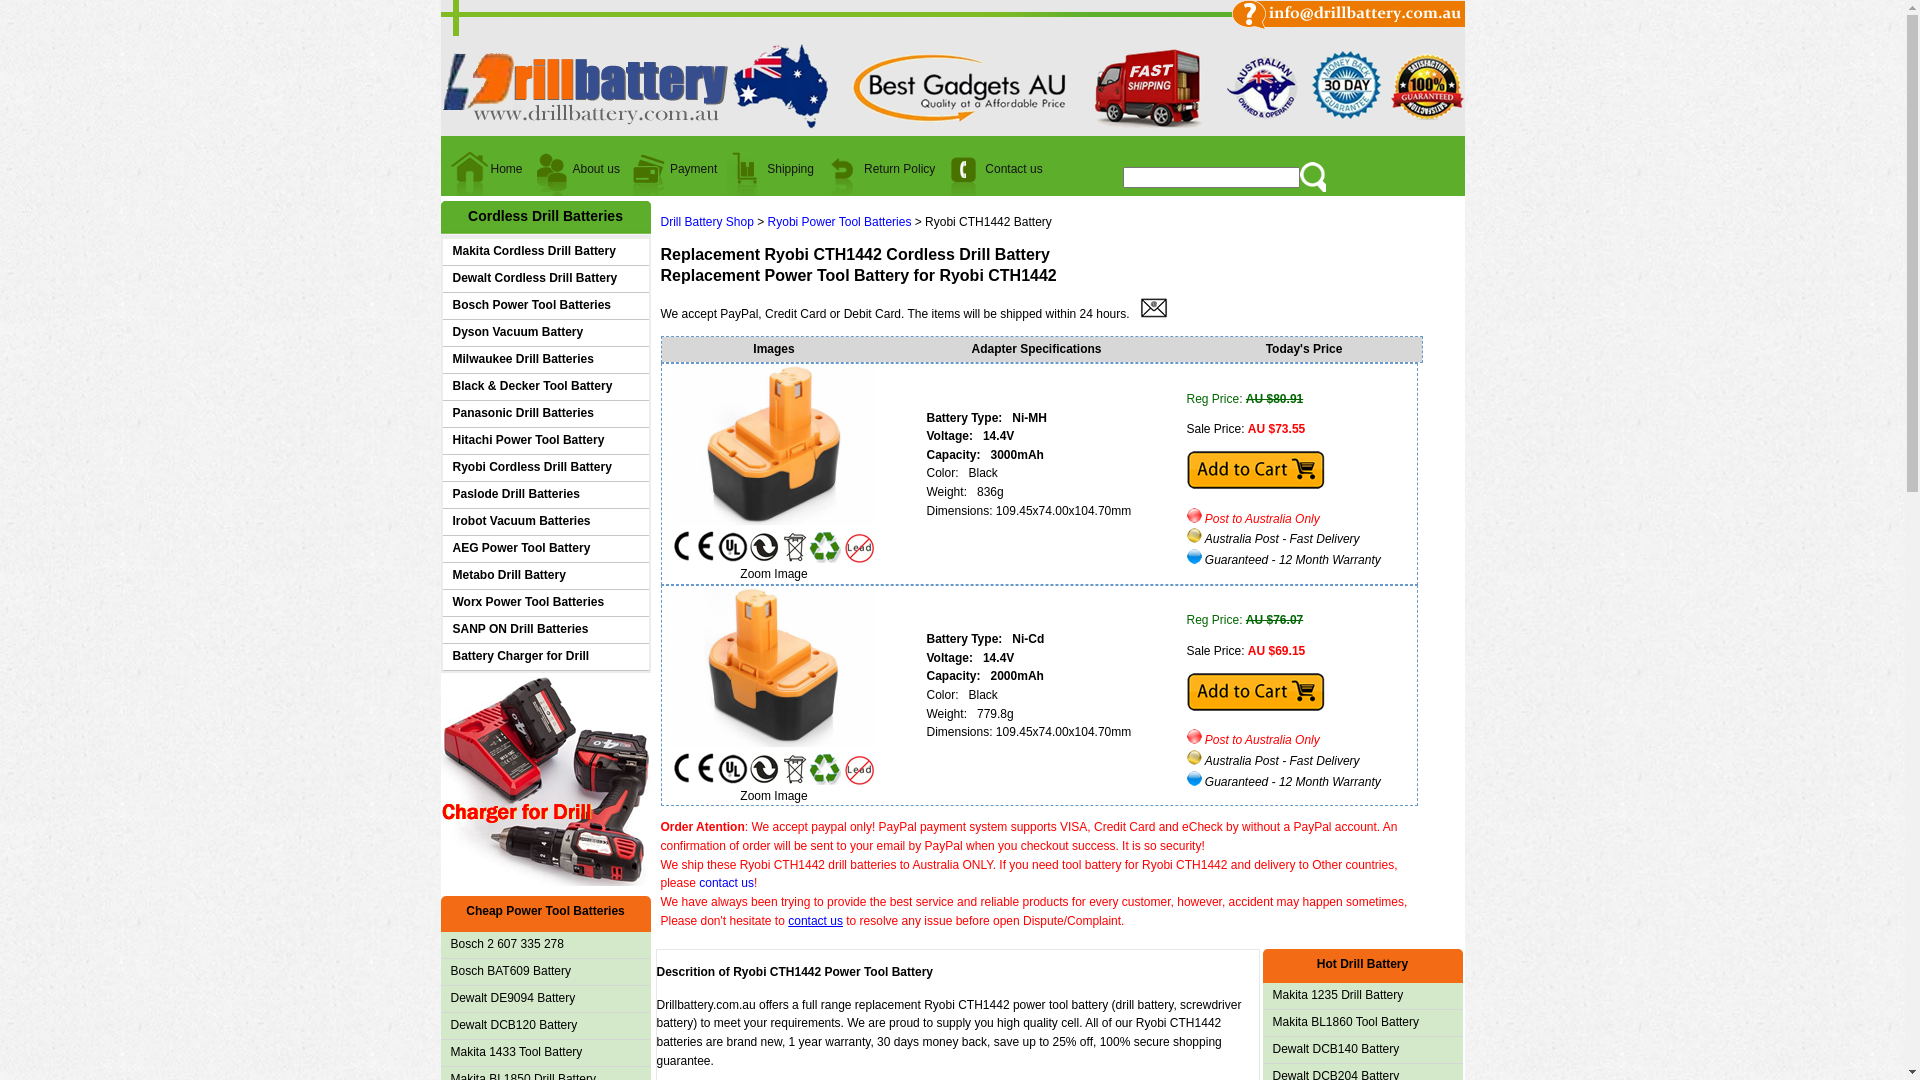  What do you see at coordinates (545, 601) in the screenshot?
I see `'Worx Power Tool Batteries'` at bounding box center [545, 601].